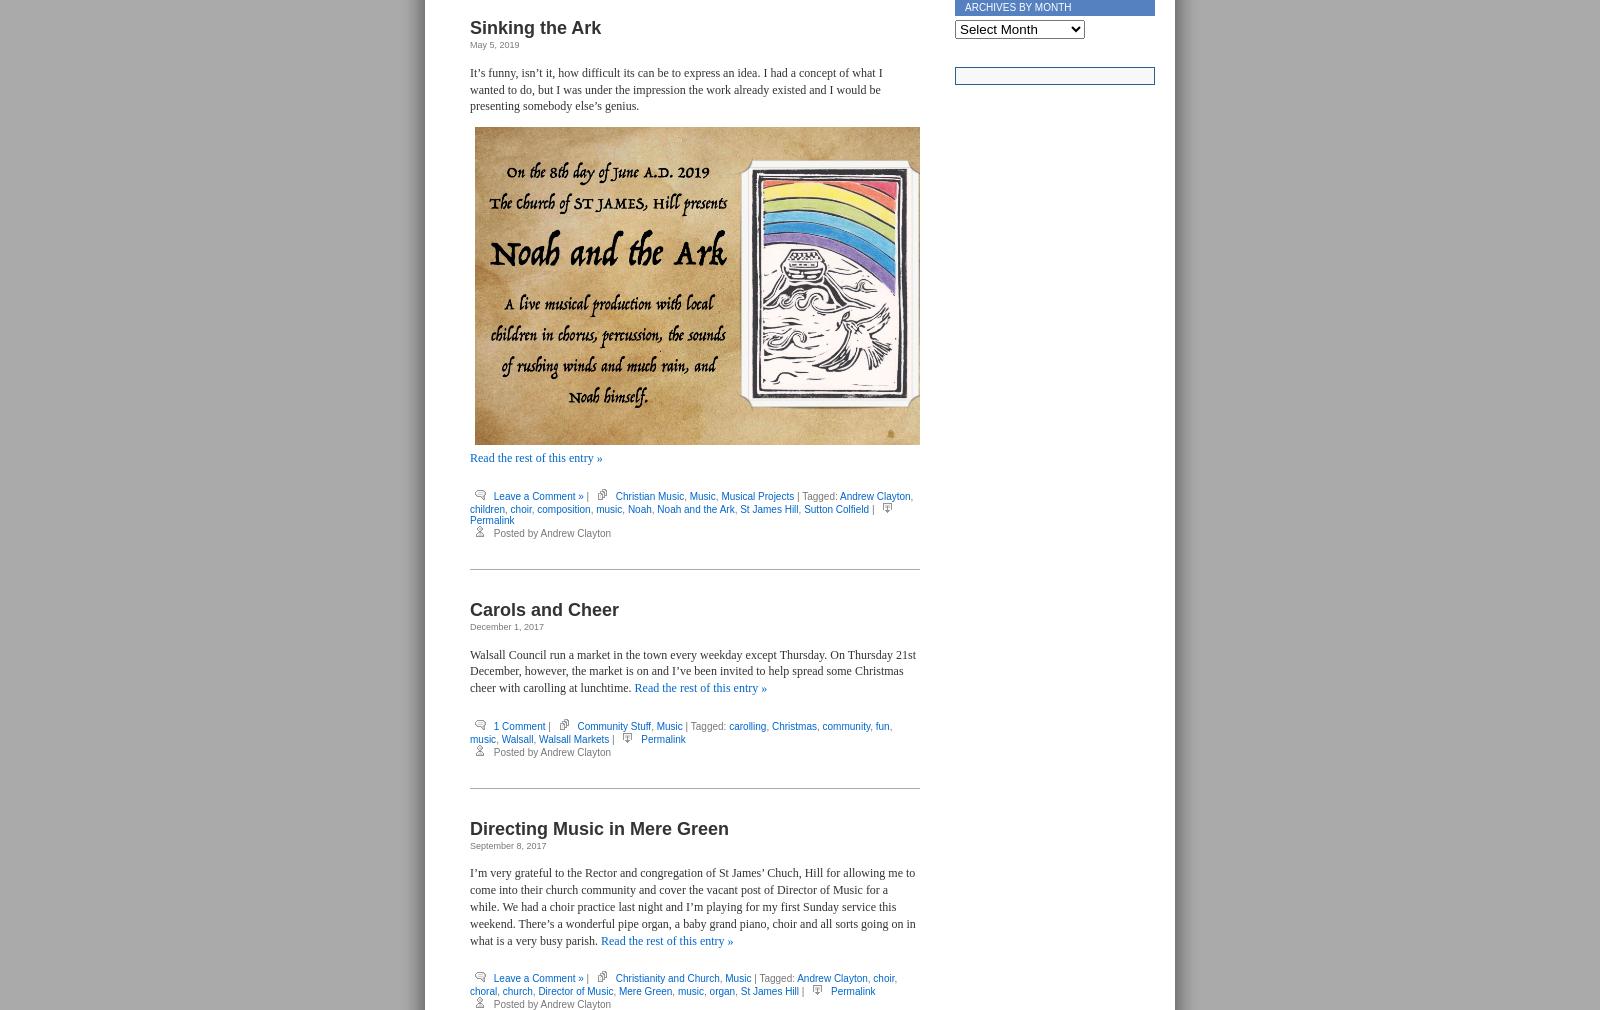  I want to click on 'church', so click(515, 991).